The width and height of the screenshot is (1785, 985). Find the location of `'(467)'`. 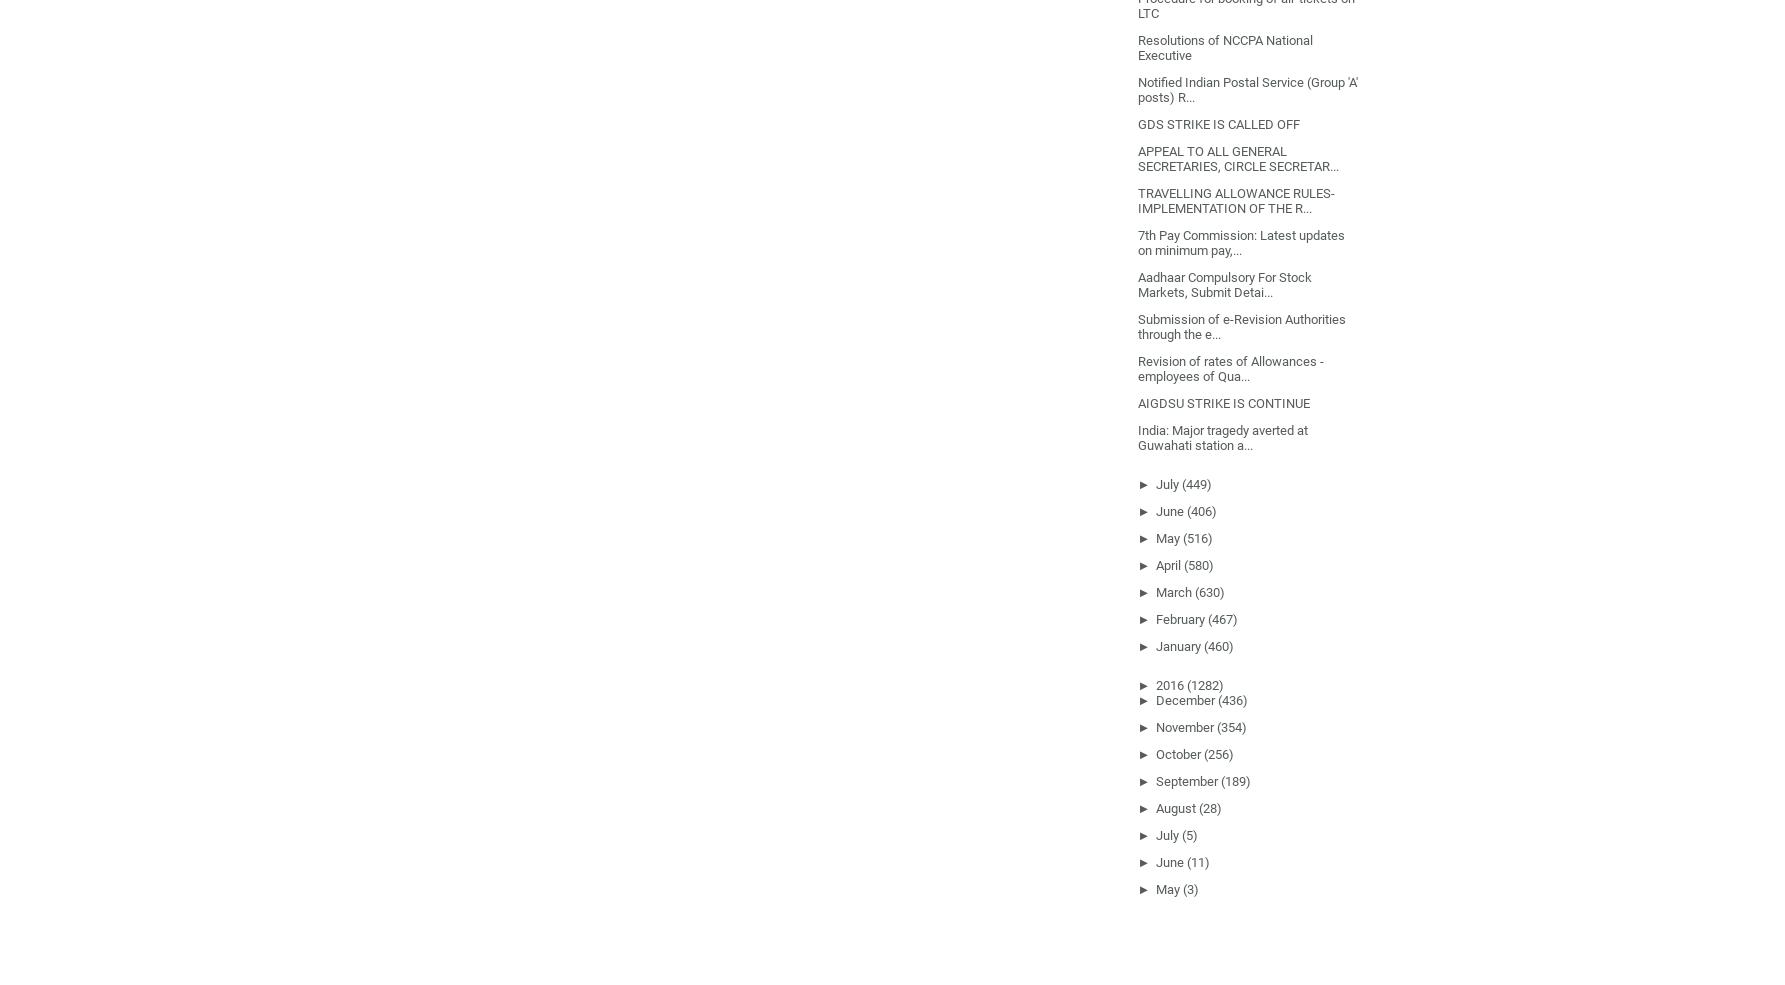

'(467)' is located at coordinates (1222, 617).